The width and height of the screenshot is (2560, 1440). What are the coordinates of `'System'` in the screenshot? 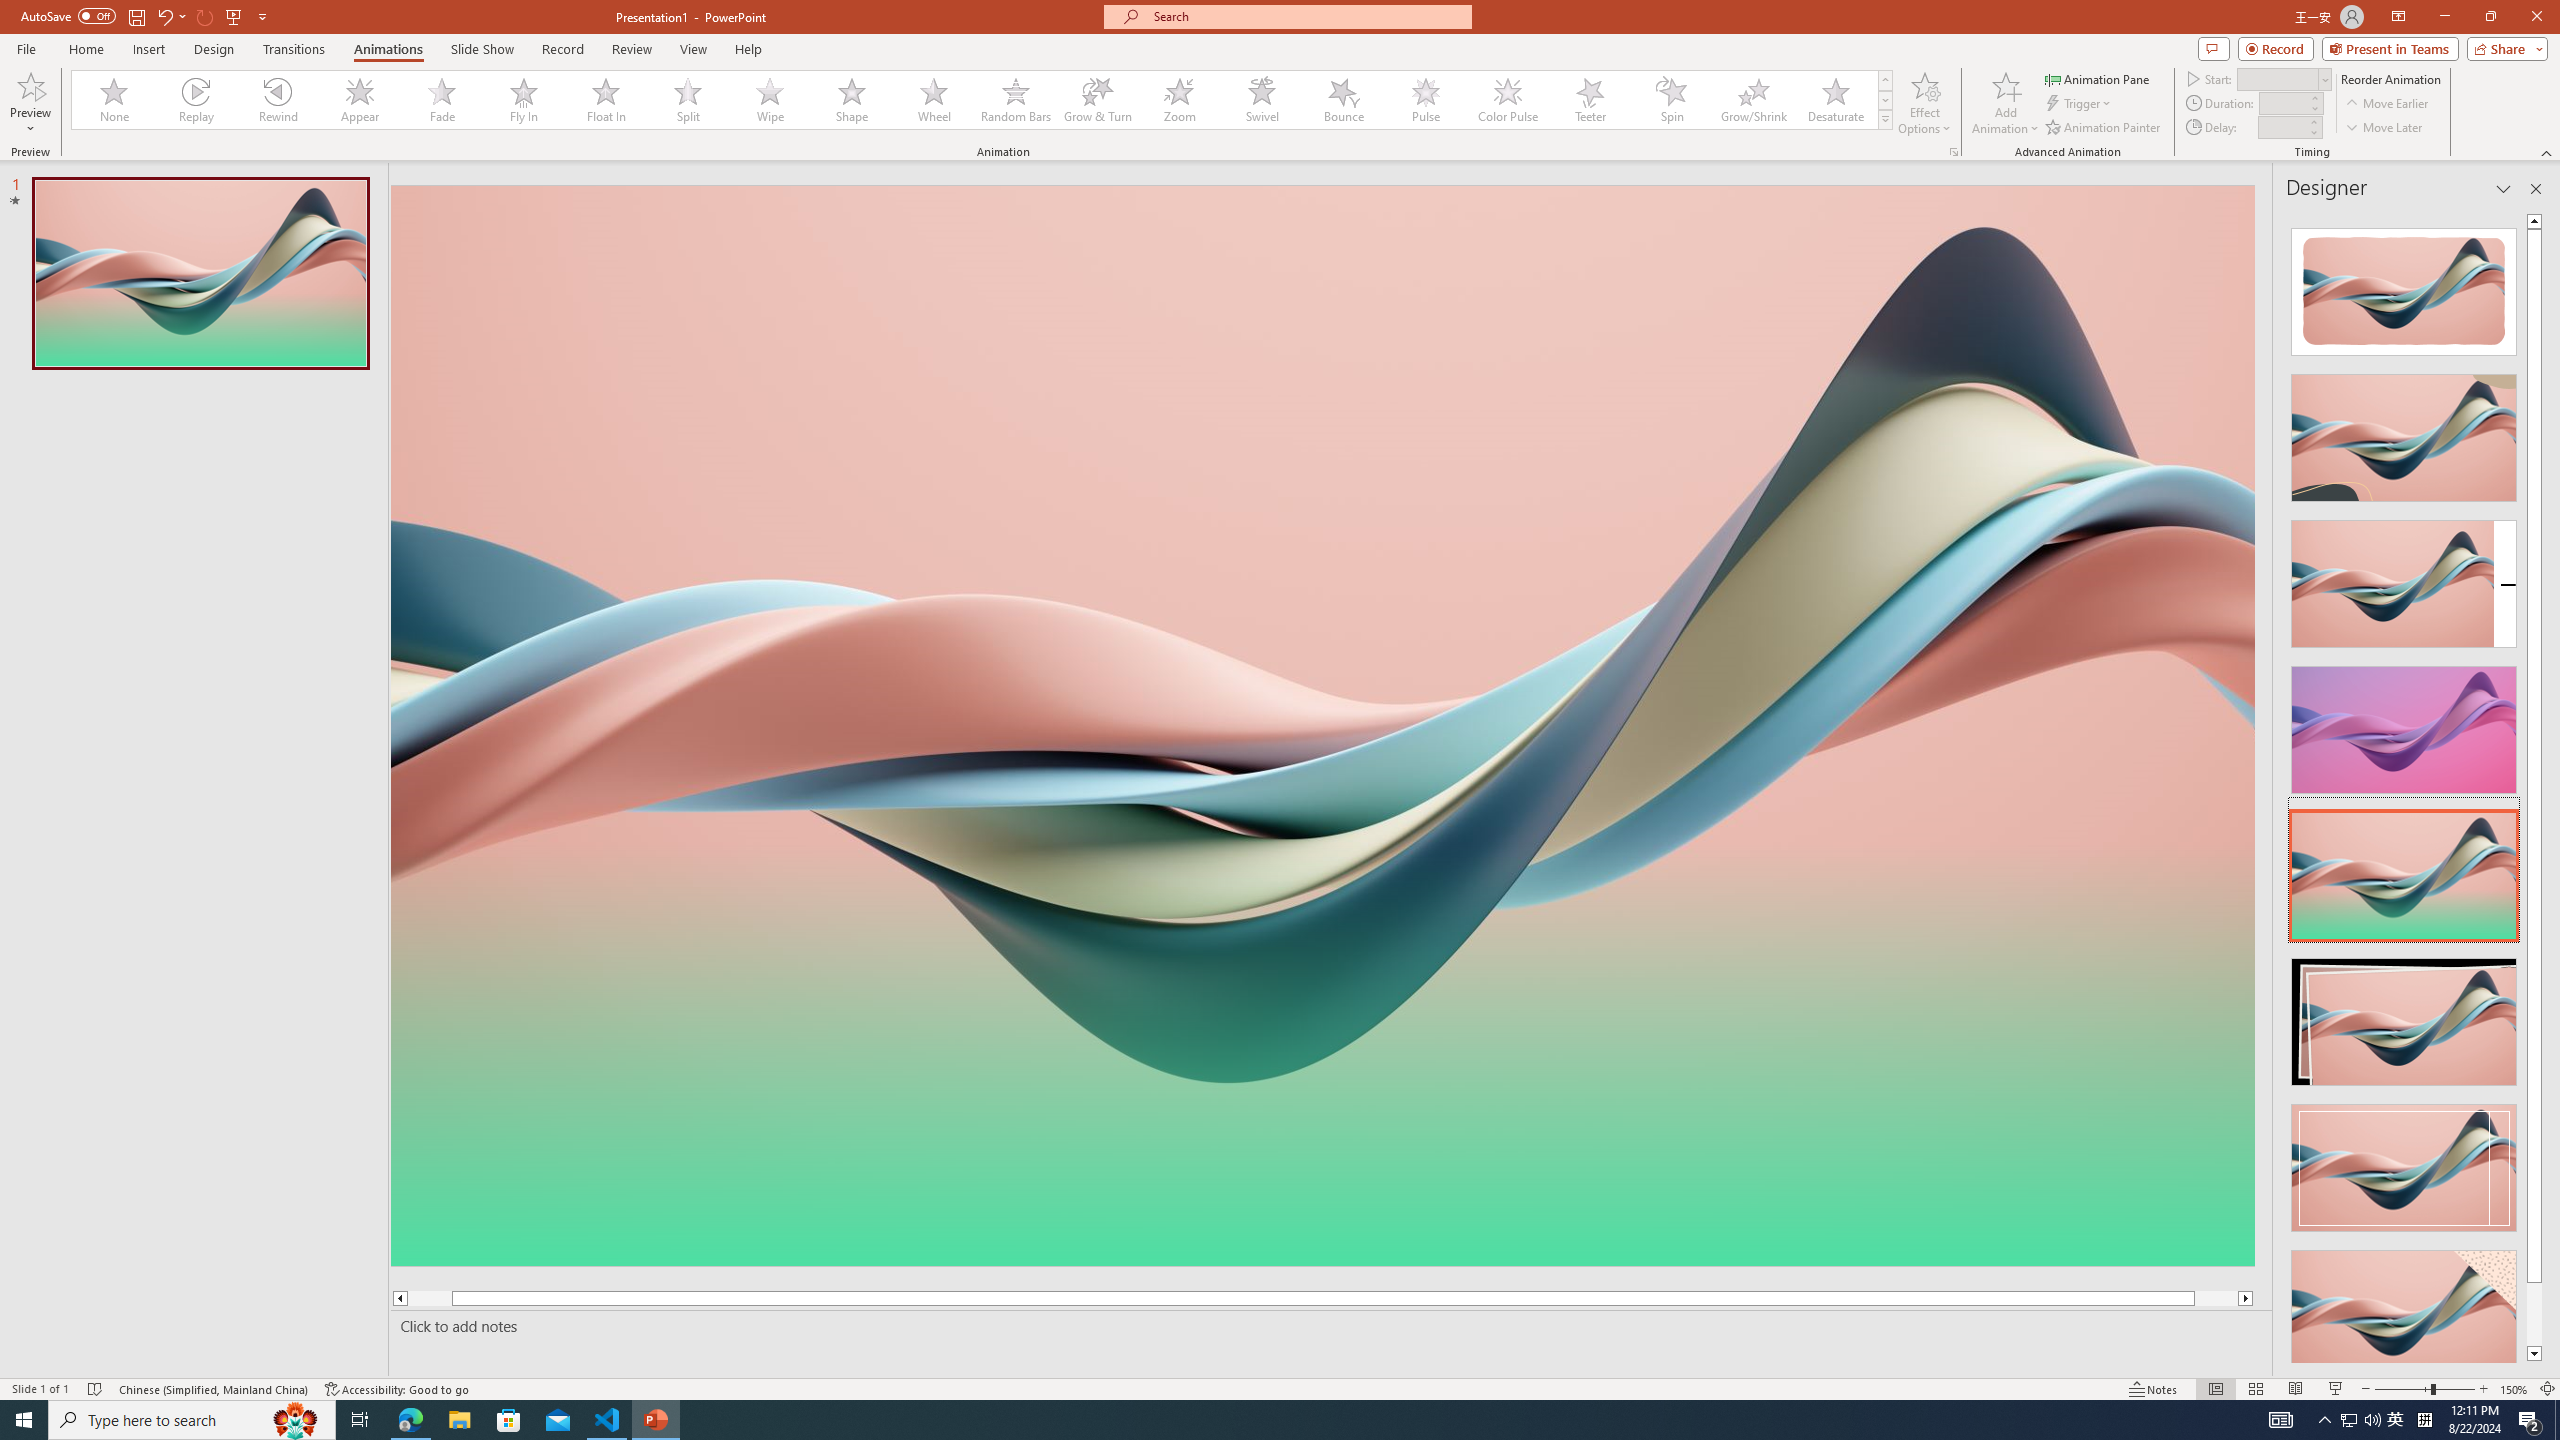 It's located at (11, 9).